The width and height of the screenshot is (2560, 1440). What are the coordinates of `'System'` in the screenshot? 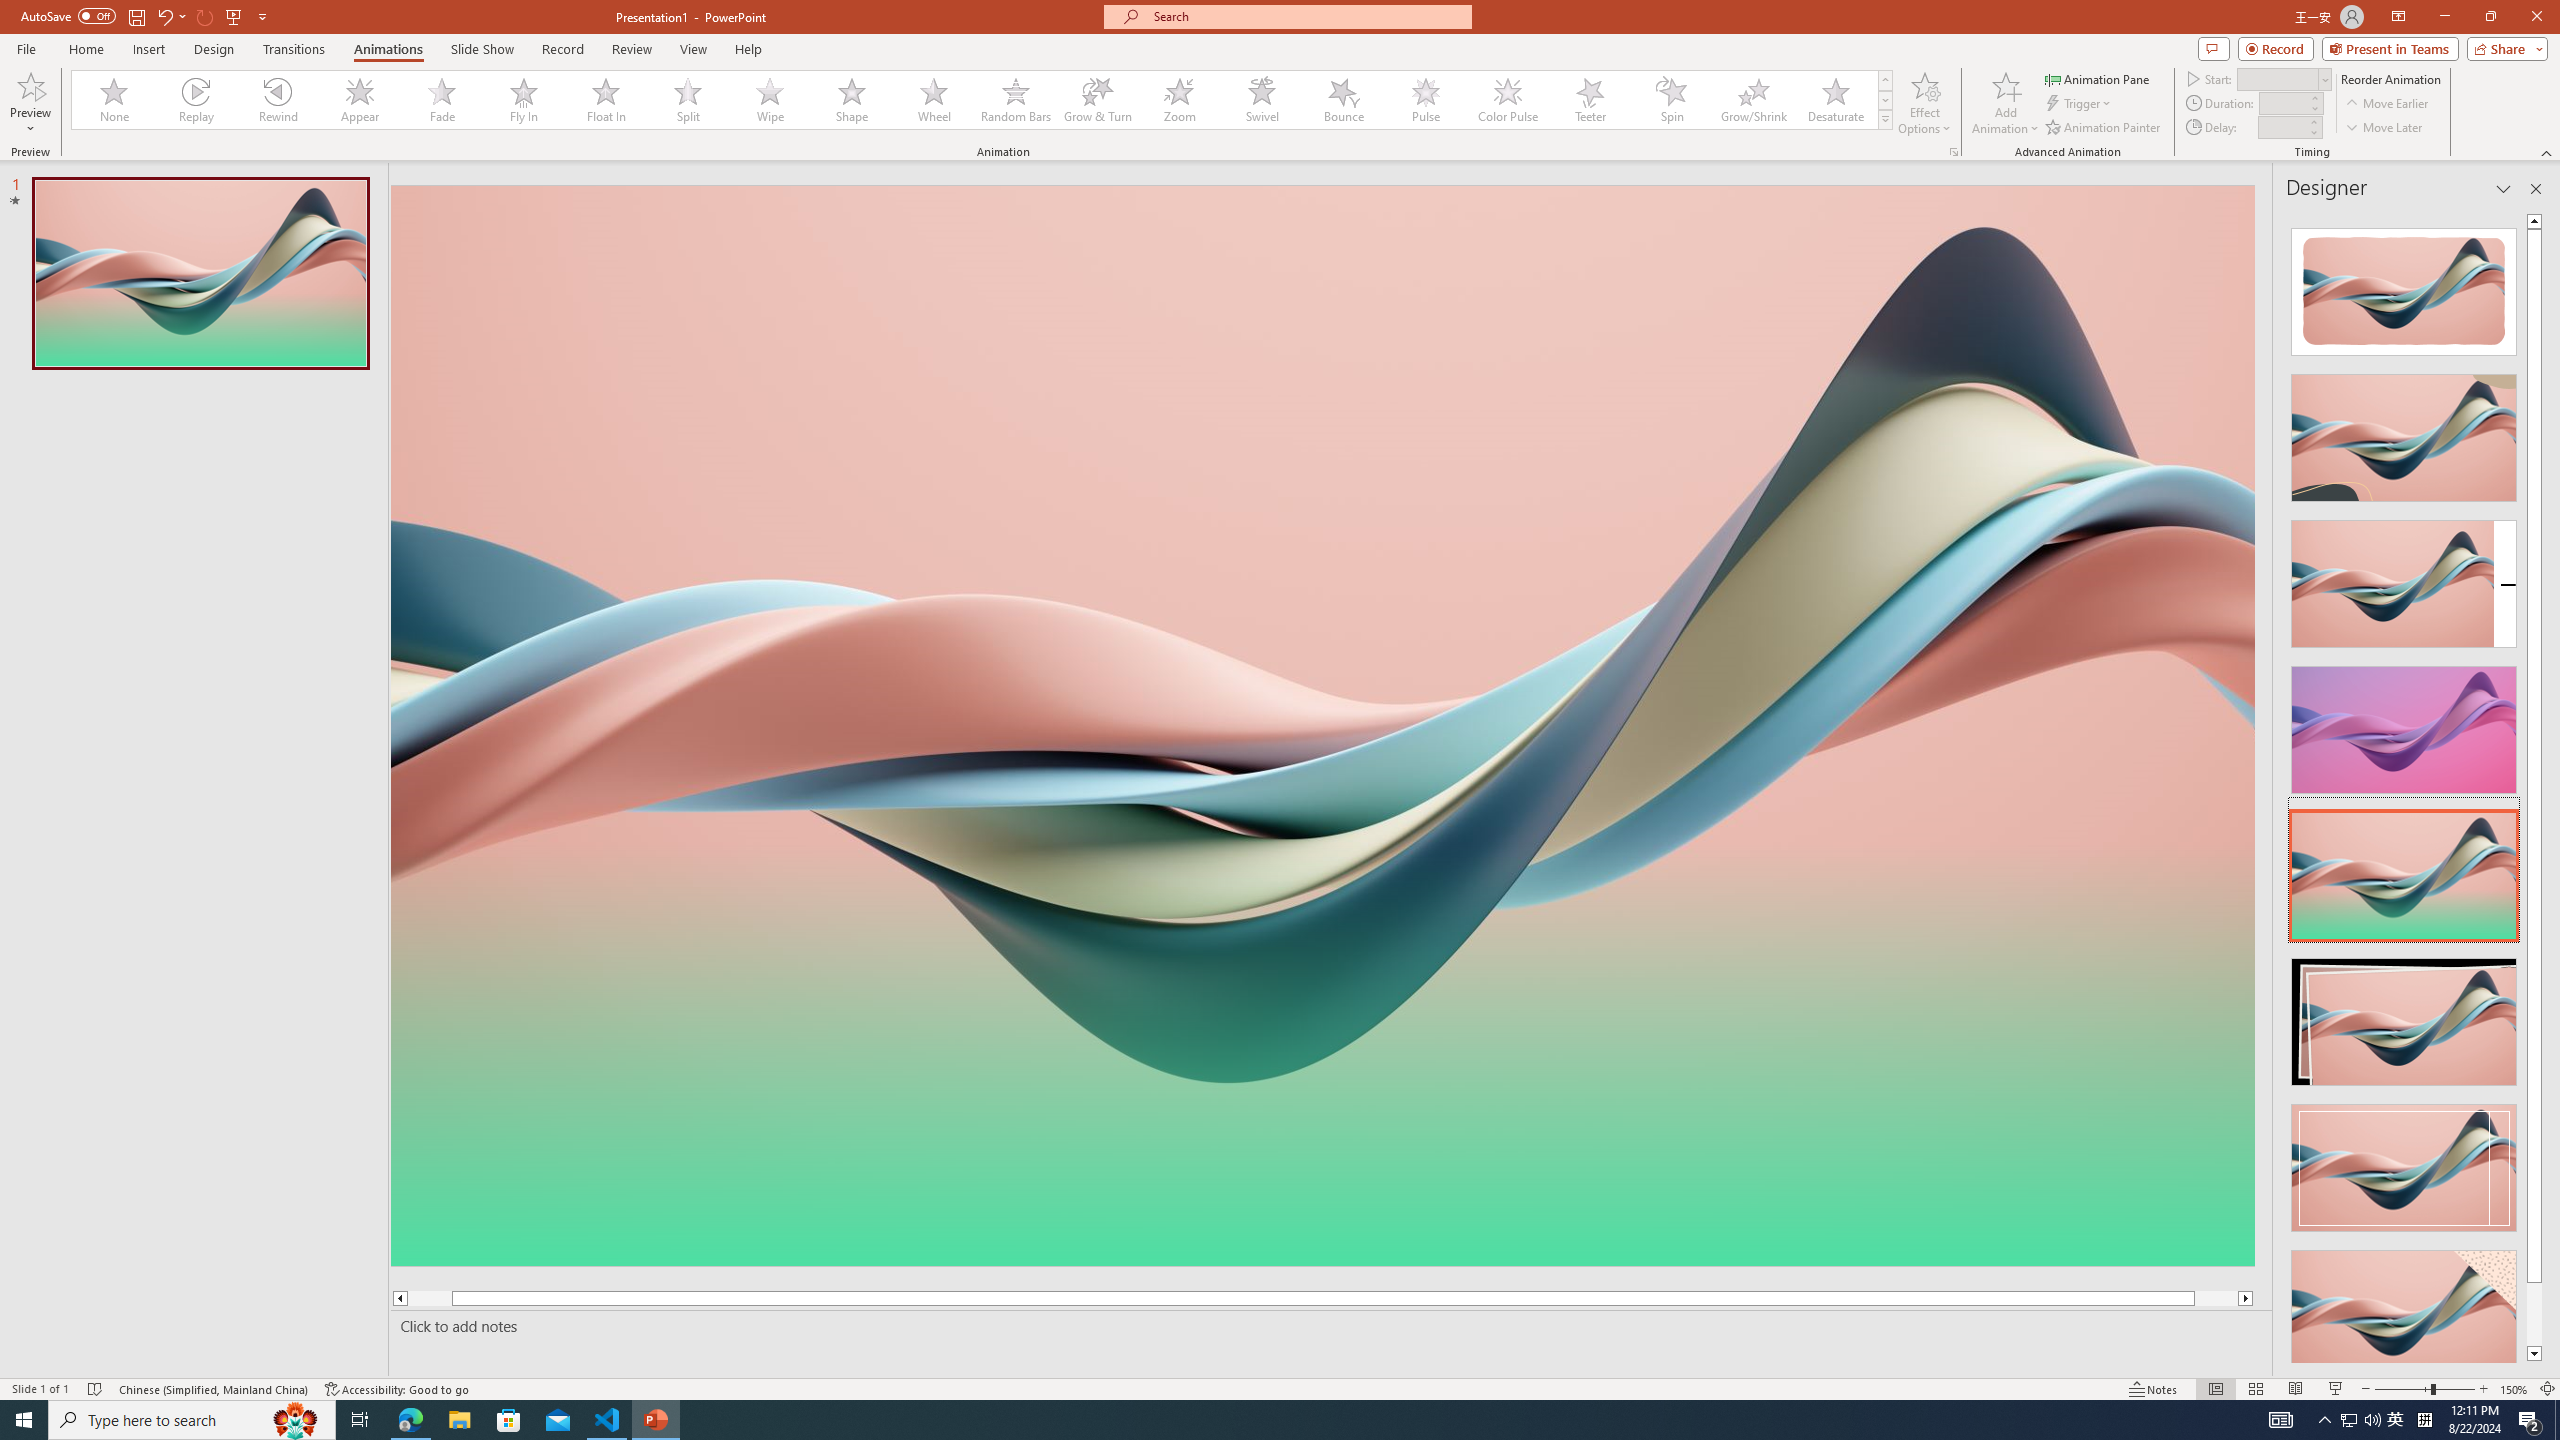 It's located at (11, 9).